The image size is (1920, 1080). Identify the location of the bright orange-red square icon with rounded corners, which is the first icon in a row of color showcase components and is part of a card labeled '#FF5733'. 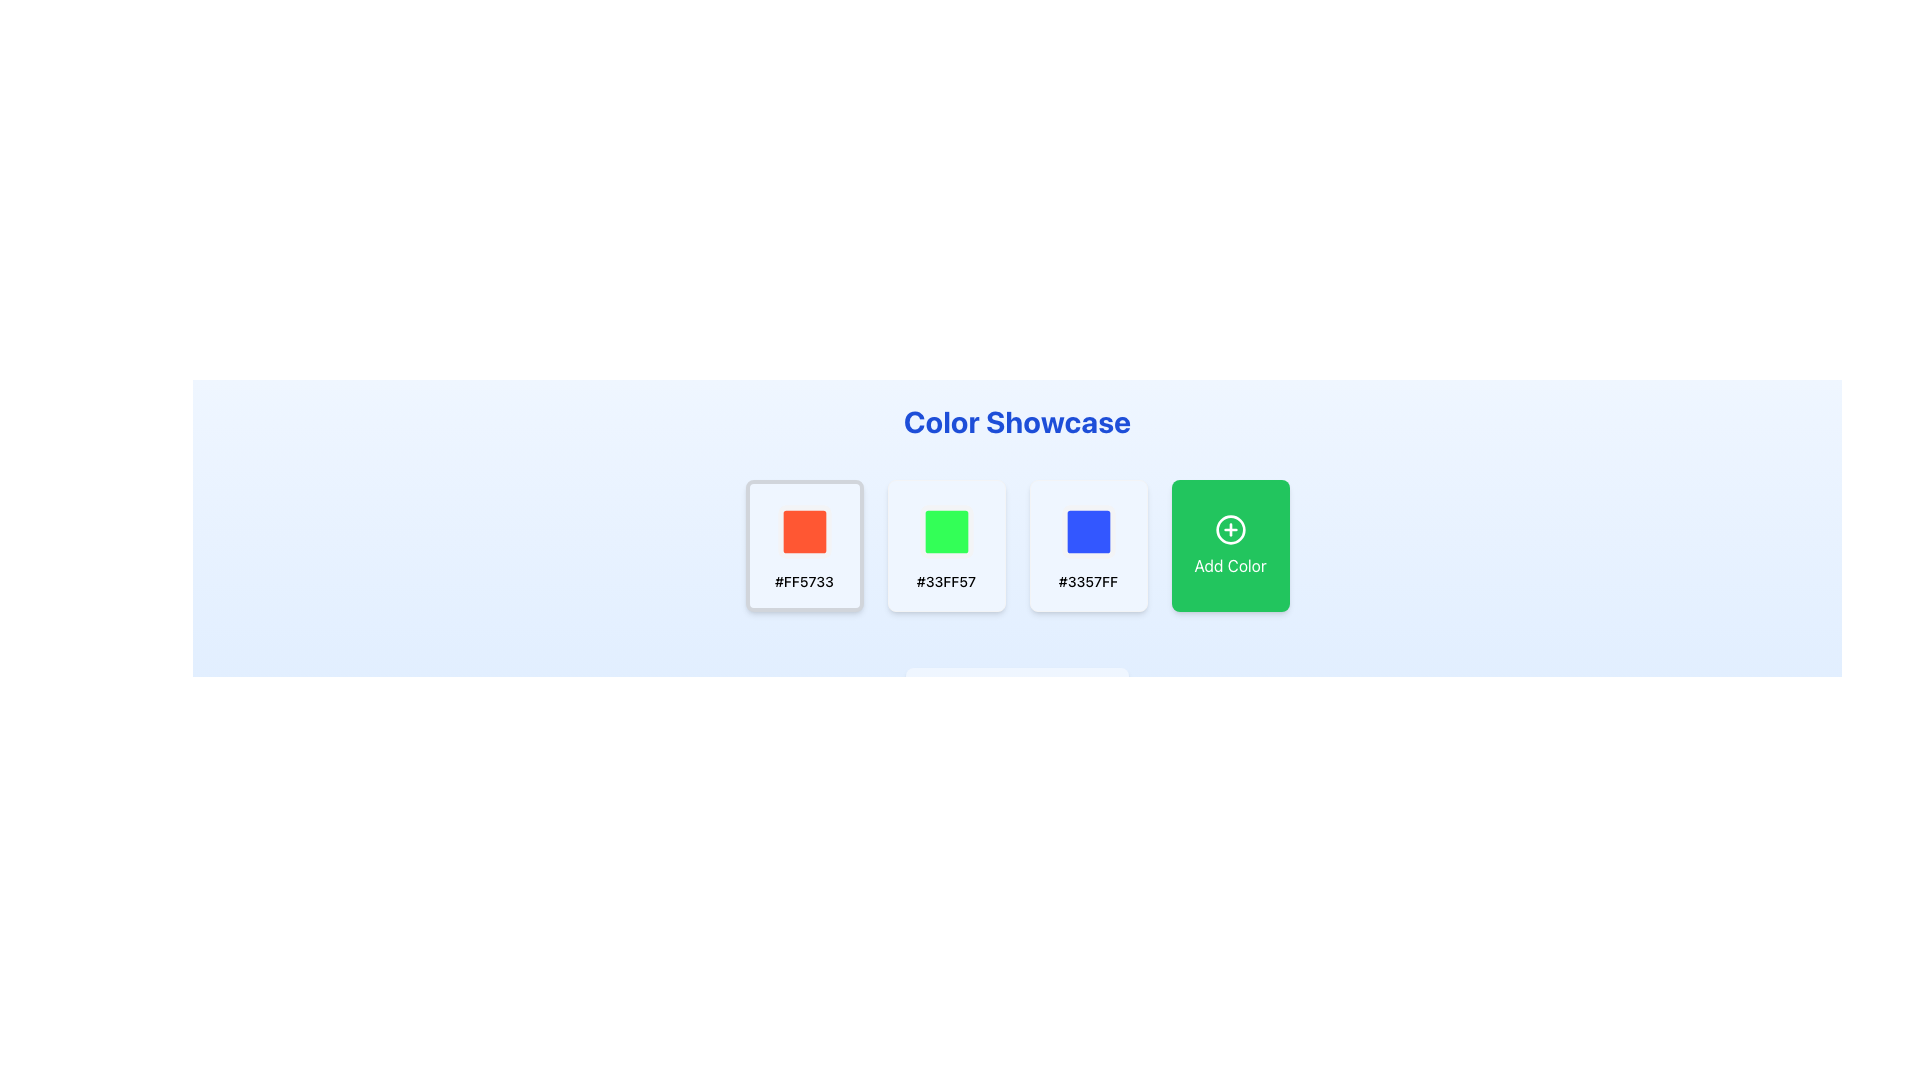
(804, 531).